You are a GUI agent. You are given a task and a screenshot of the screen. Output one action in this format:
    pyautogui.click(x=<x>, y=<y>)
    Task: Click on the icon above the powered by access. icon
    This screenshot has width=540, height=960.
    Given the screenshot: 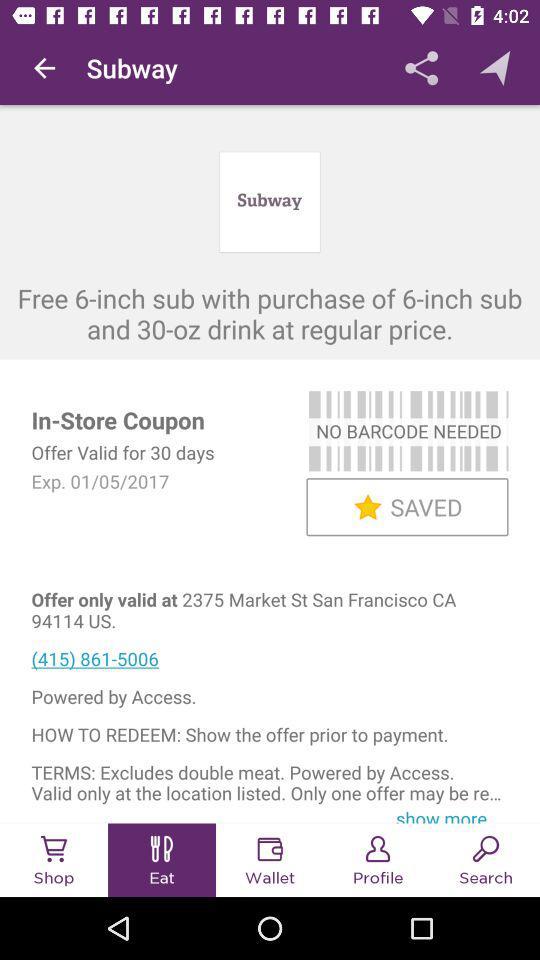 What is the action you would take?
    pyautogui.click(x=270, y=657)
    